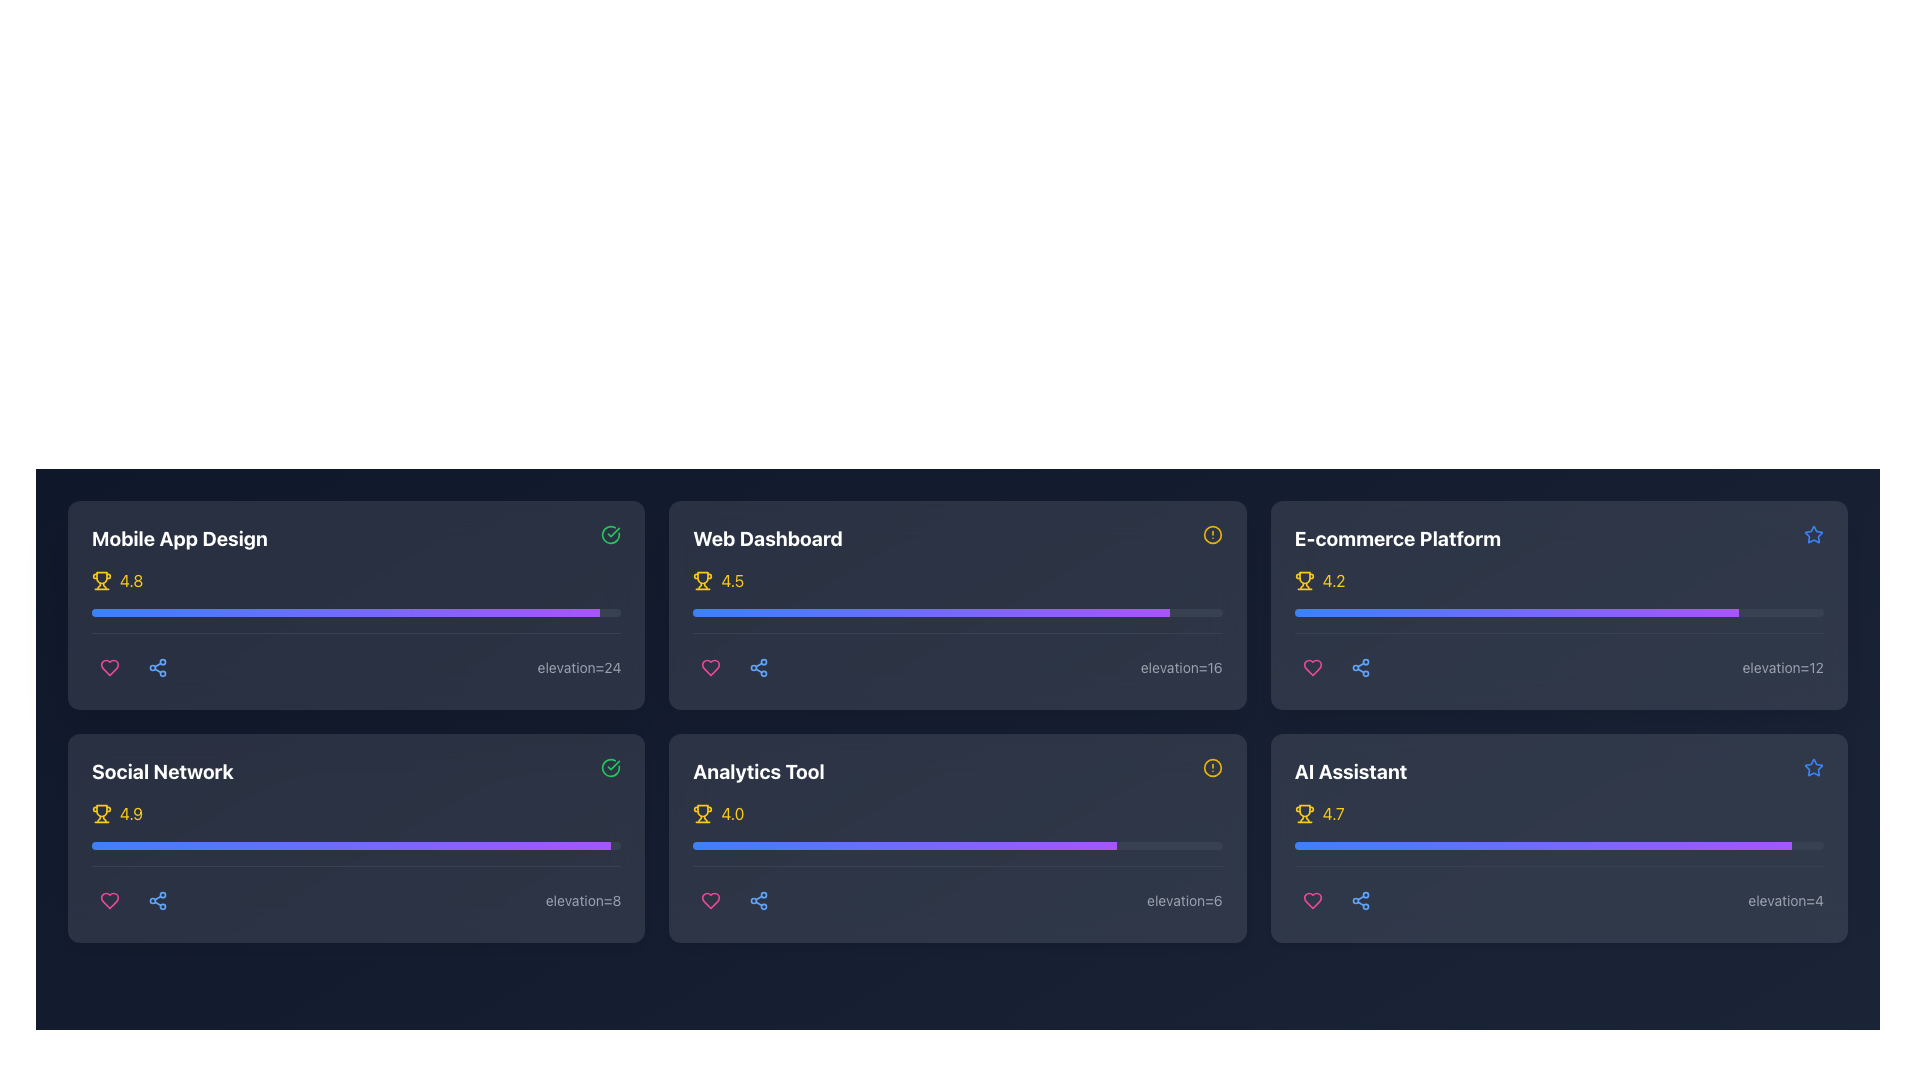 The image size is (1920, 1080). What do you see at coordinates (1558, 845) in the screenshot?
I see `the horizontal progress bar with a gradient transitioning from blue to purple located in the 'AI Assistant' card, situated in the bottom-right section of the interface grid` at bounding box center [1558, 845].